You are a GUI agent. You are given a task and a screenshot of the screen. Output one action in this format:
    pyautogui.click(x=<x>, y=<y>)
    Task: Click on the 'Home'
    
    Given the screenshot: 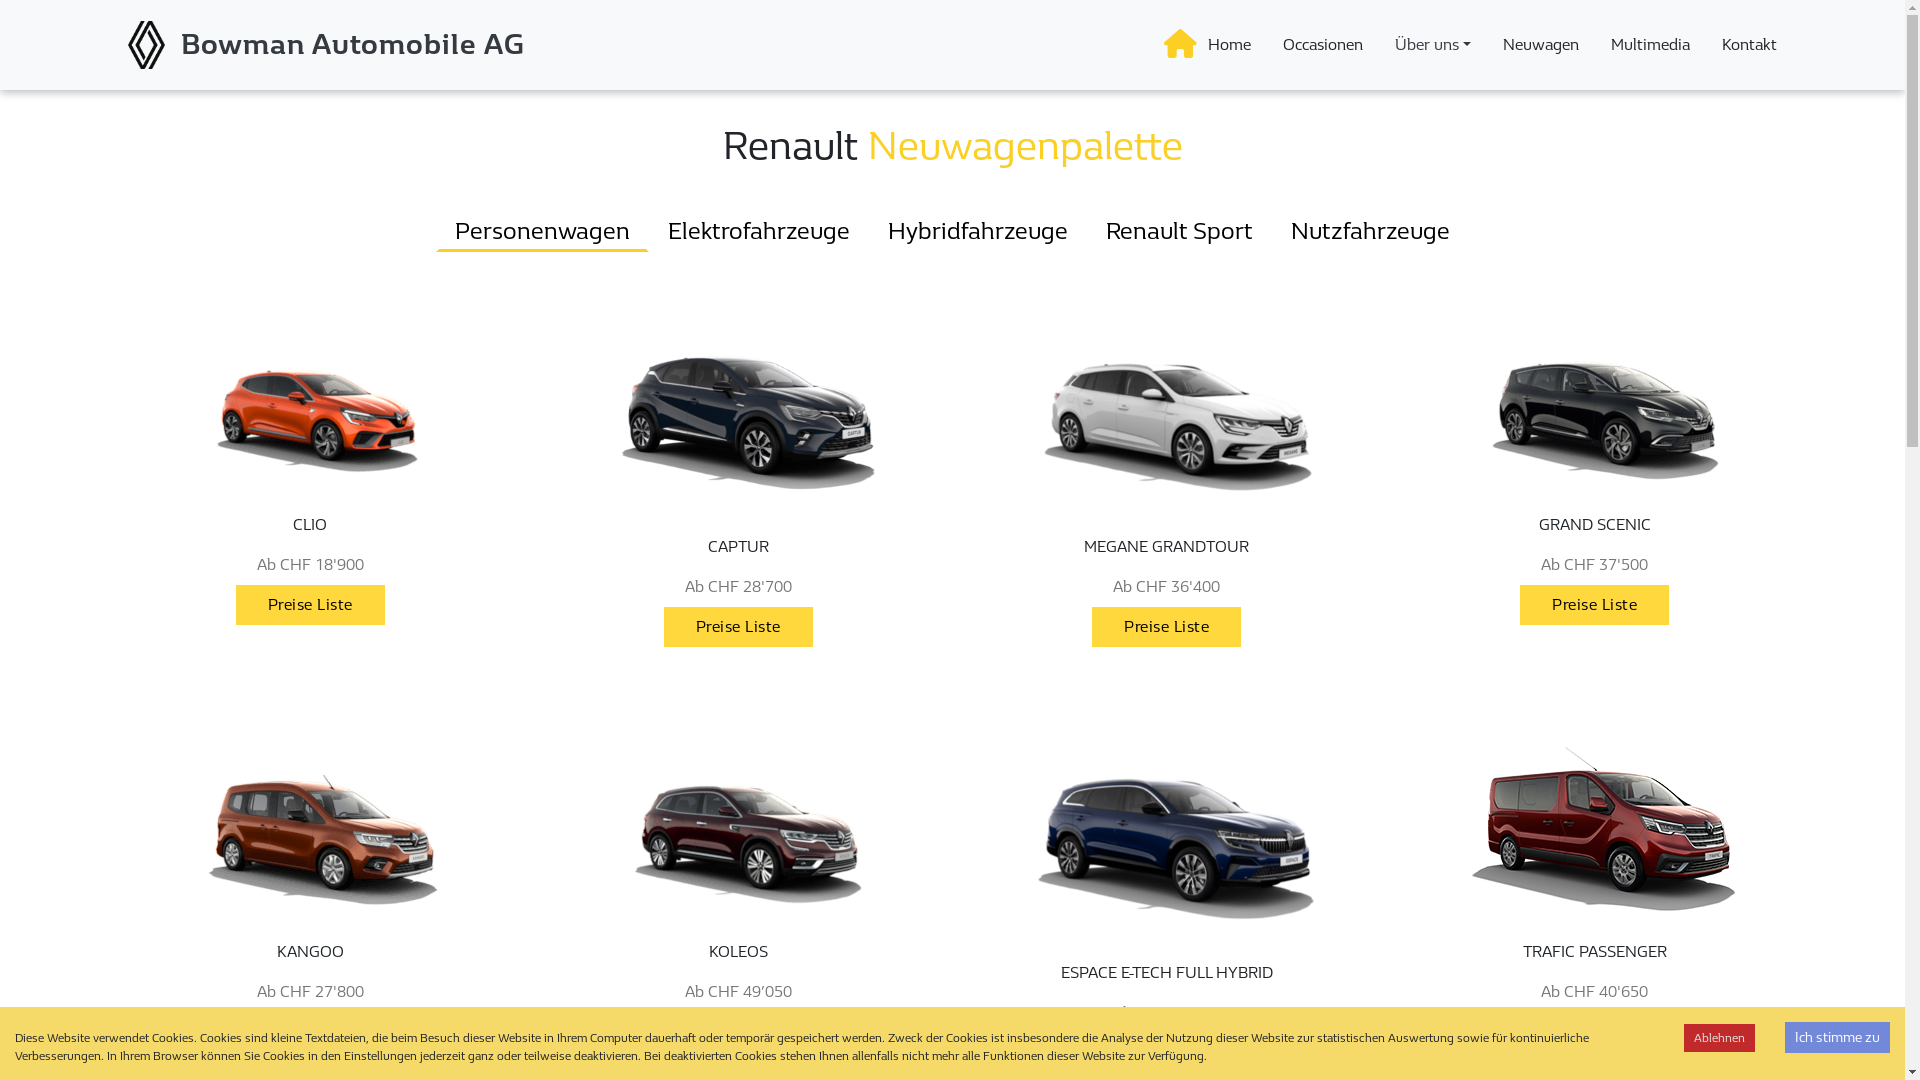 What is the action you would take?
    pyautogui.click(x=1228, y=45)
    